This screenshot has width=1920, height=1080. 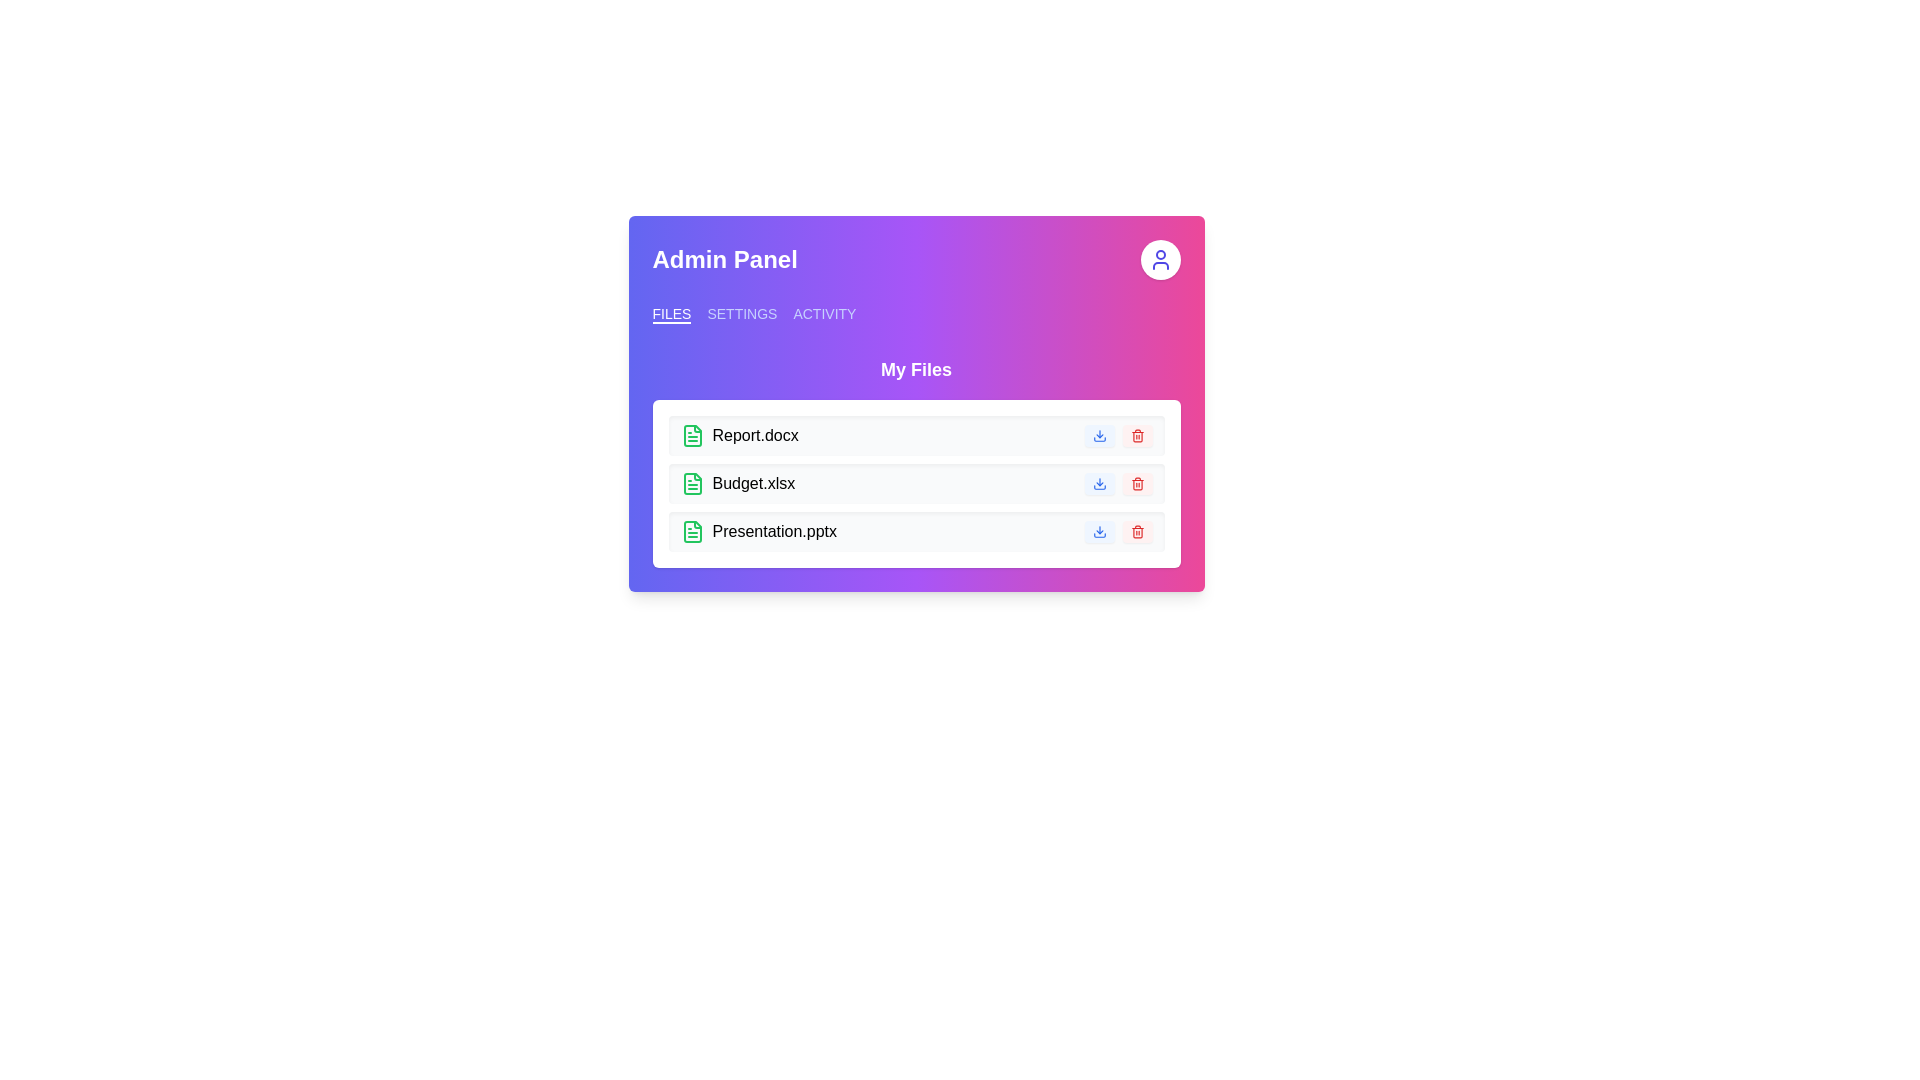 What do you see at coordinates (915, 462) in the screenshot?
I see `the file entry row representing the second item in the 'My Files' list` at bounding box center [915, 462].